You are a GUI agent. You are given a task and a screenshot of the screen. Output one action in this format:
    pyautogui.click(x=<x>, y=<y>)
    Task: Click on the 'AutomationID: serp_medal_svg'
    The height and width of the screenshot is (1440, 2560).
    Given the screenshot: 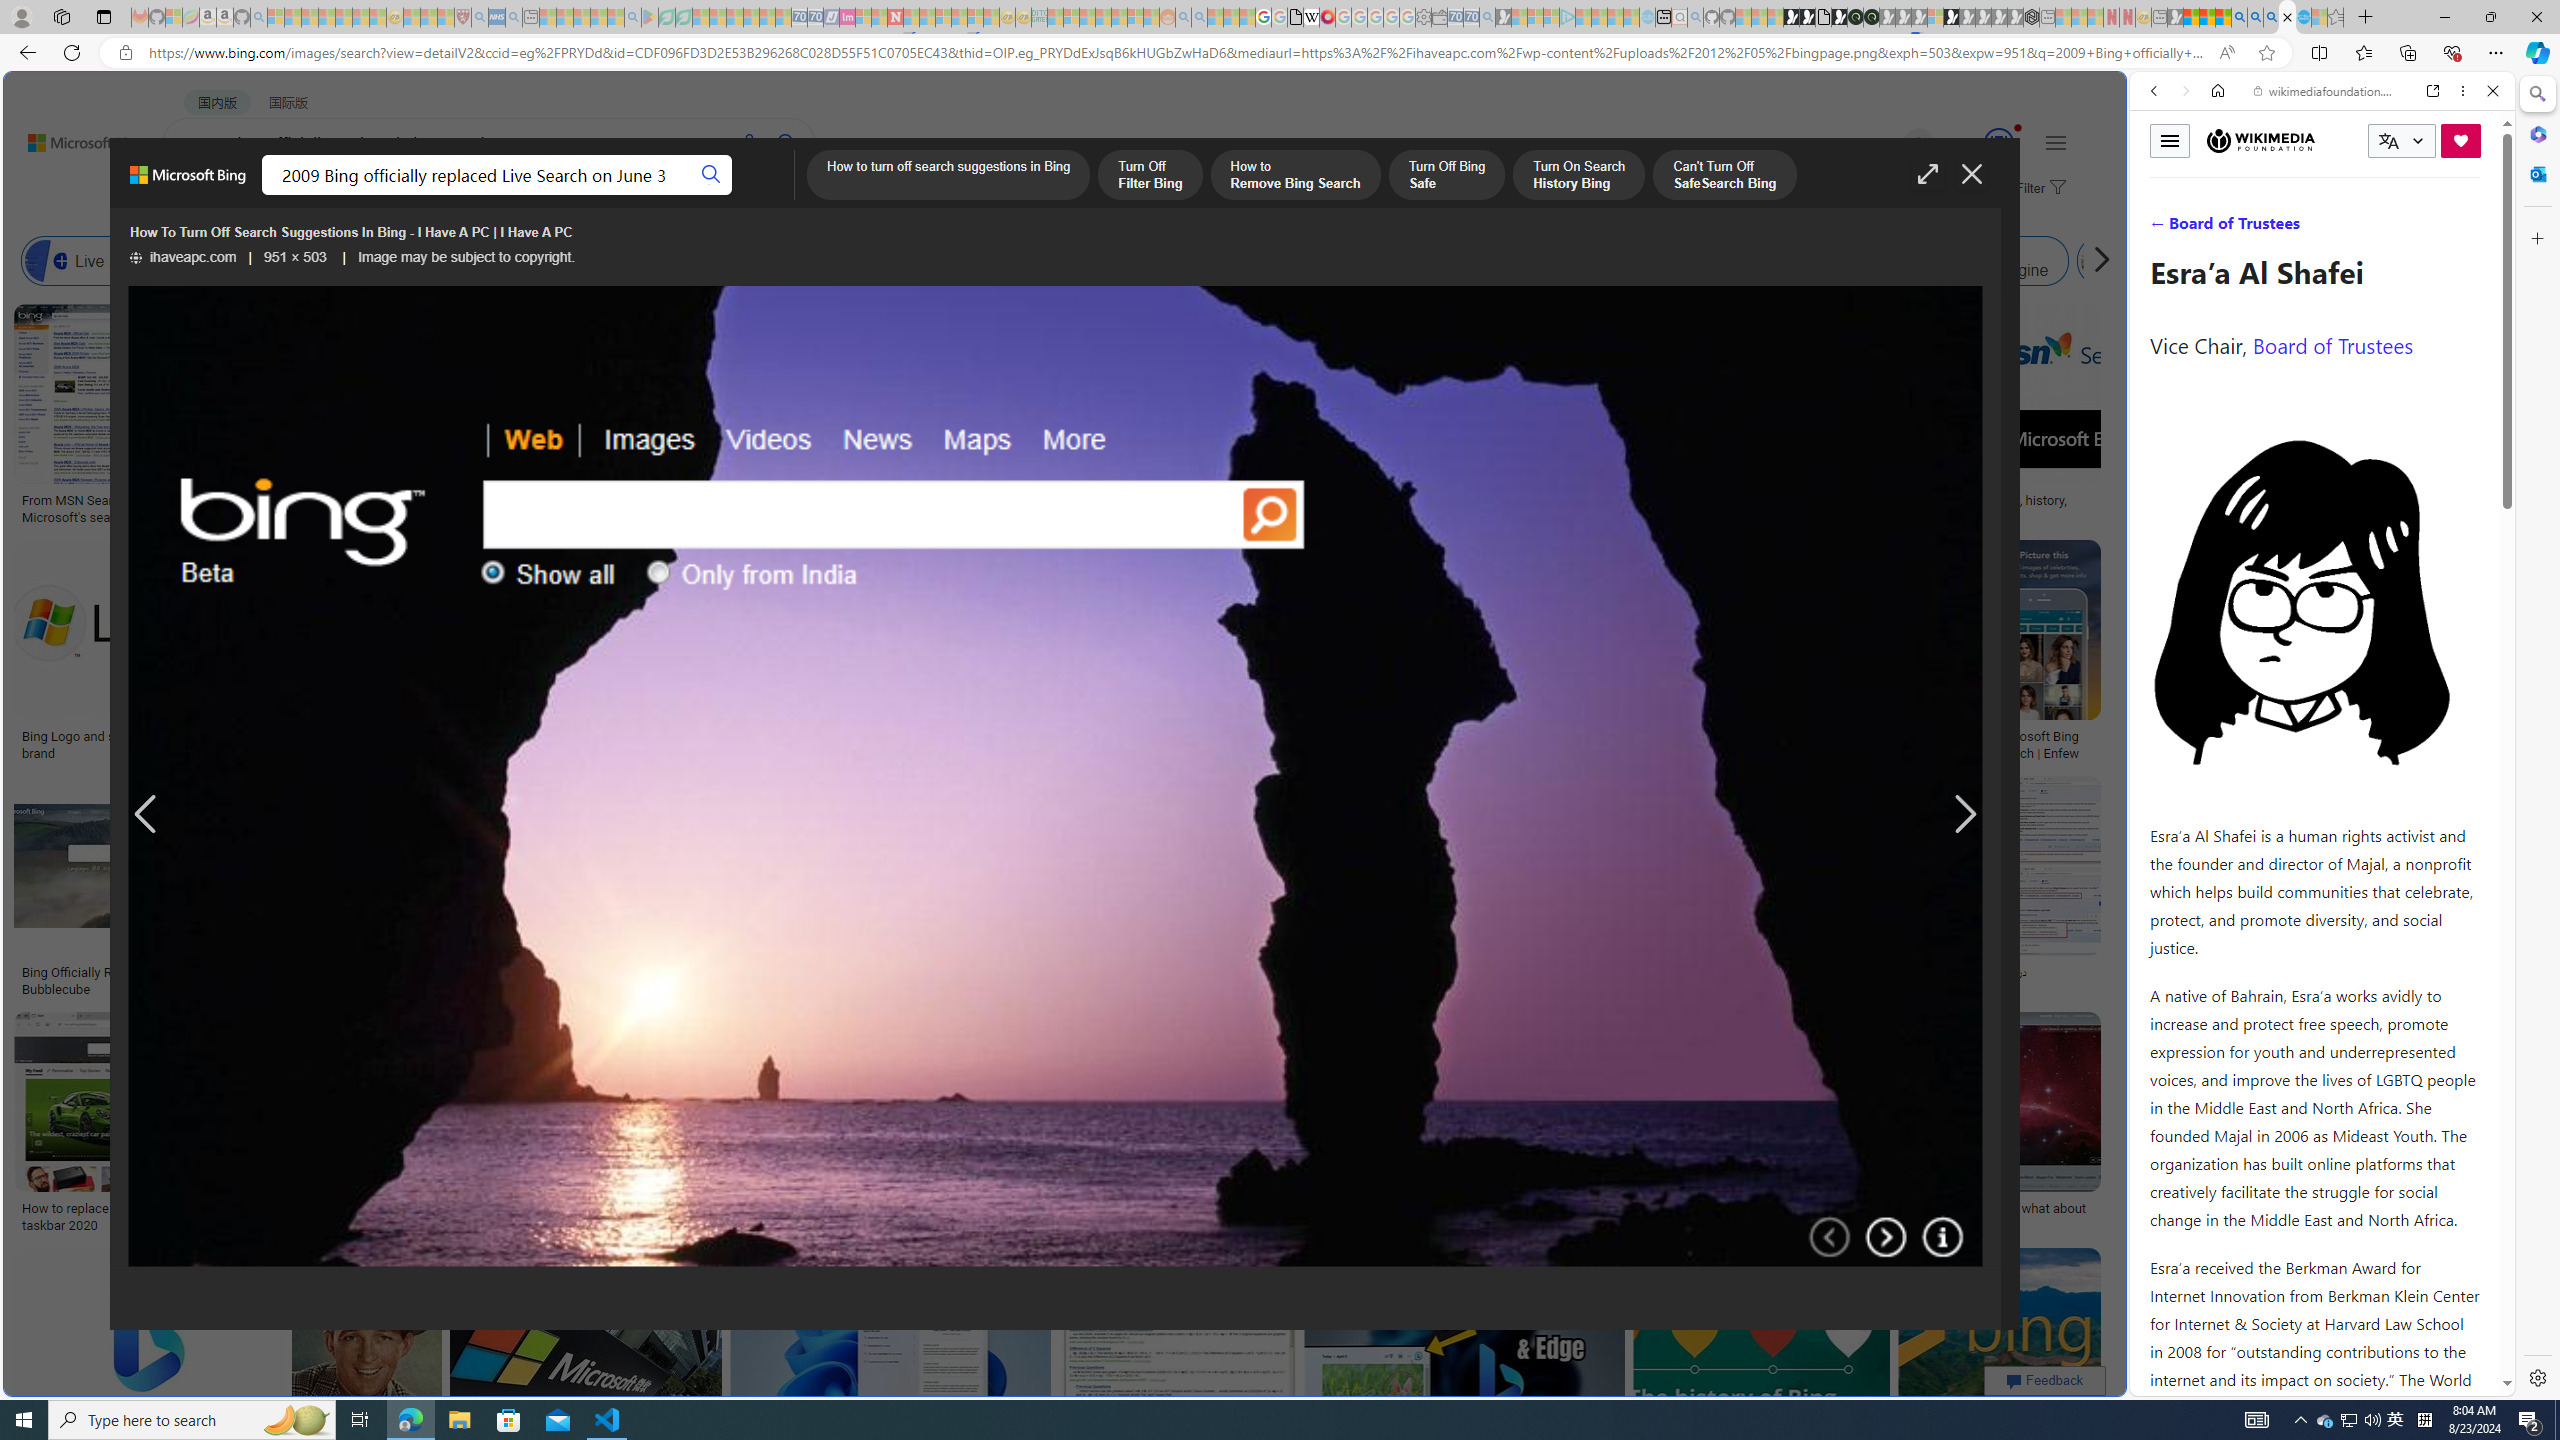 What is the action you would take?
    pyautogui.click(x=1998, y=141)
    